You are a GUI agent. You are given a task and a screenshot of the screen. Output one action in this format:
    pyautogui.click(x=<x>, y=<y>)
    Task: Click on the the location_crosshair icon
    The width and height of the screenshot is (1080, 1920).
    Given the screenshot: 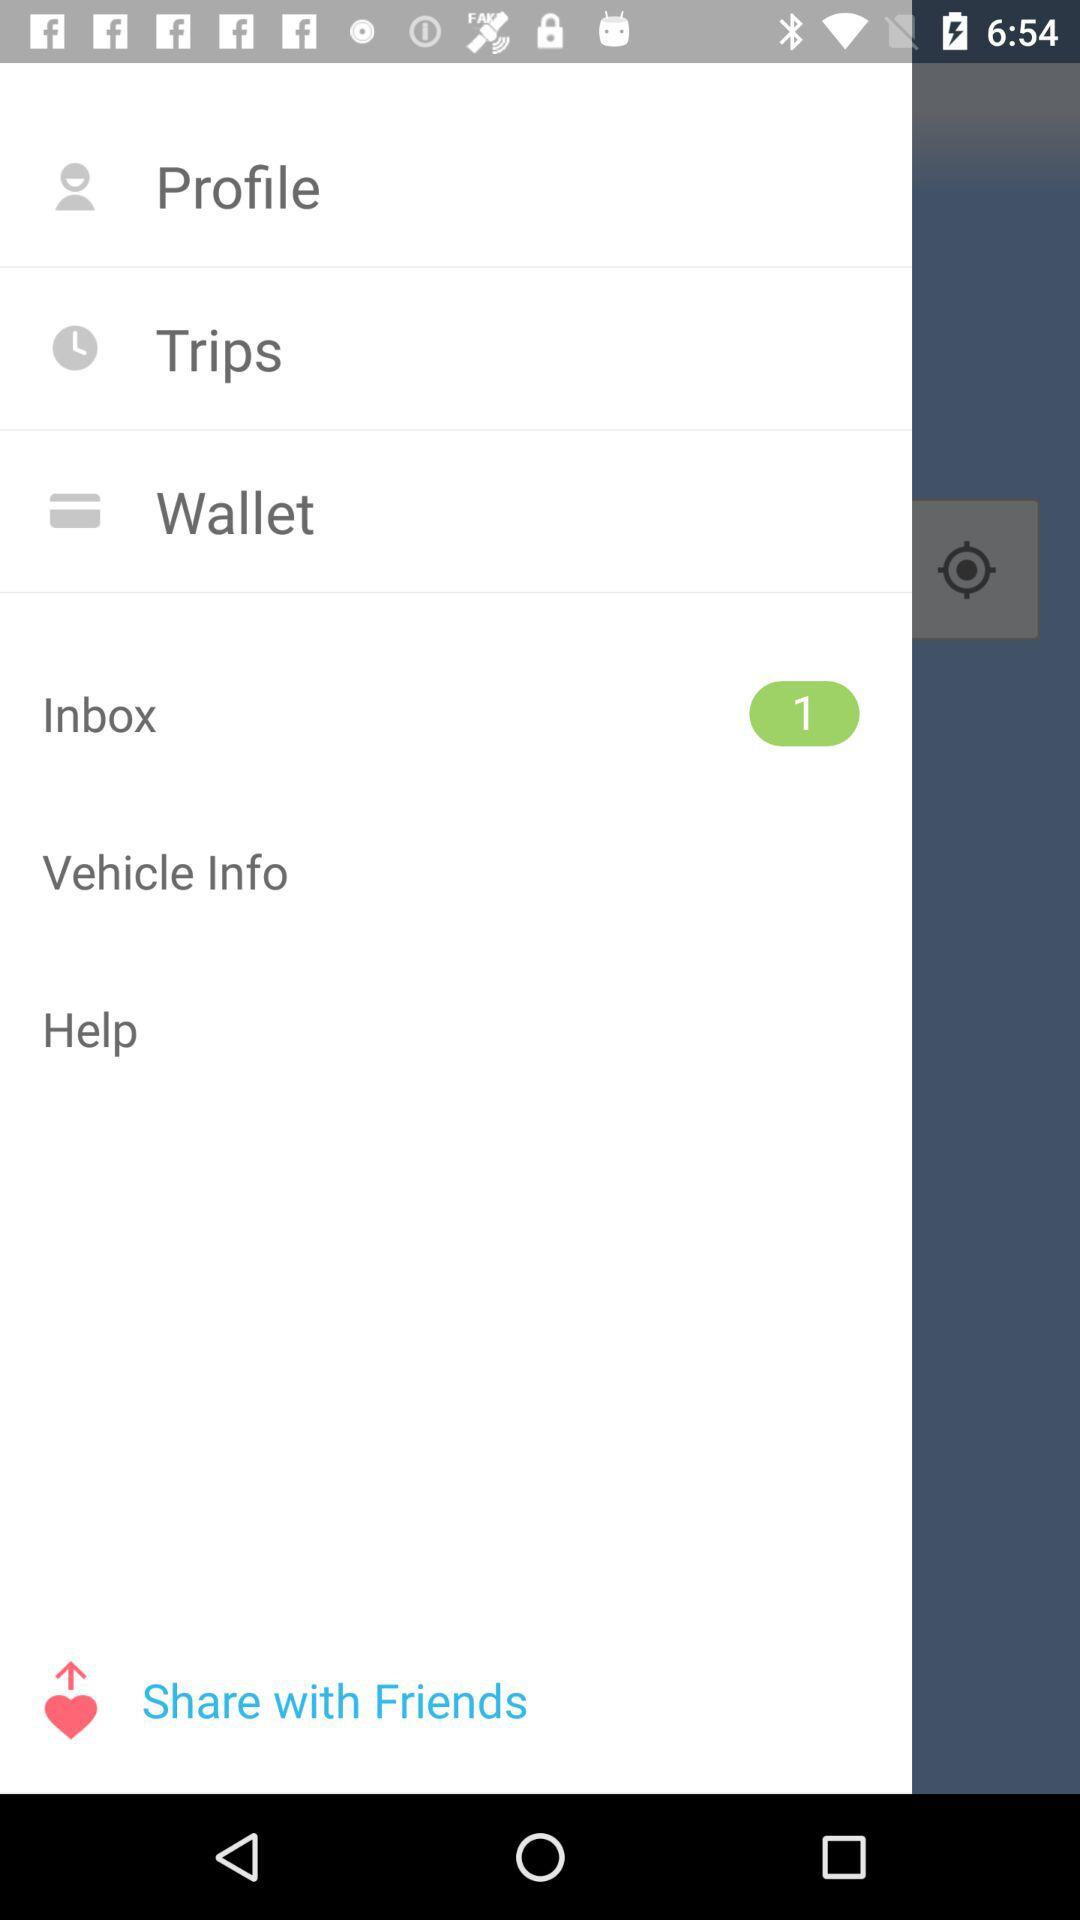 What is the action you would take?
    pyautogui.click(x=965, y=569)
    